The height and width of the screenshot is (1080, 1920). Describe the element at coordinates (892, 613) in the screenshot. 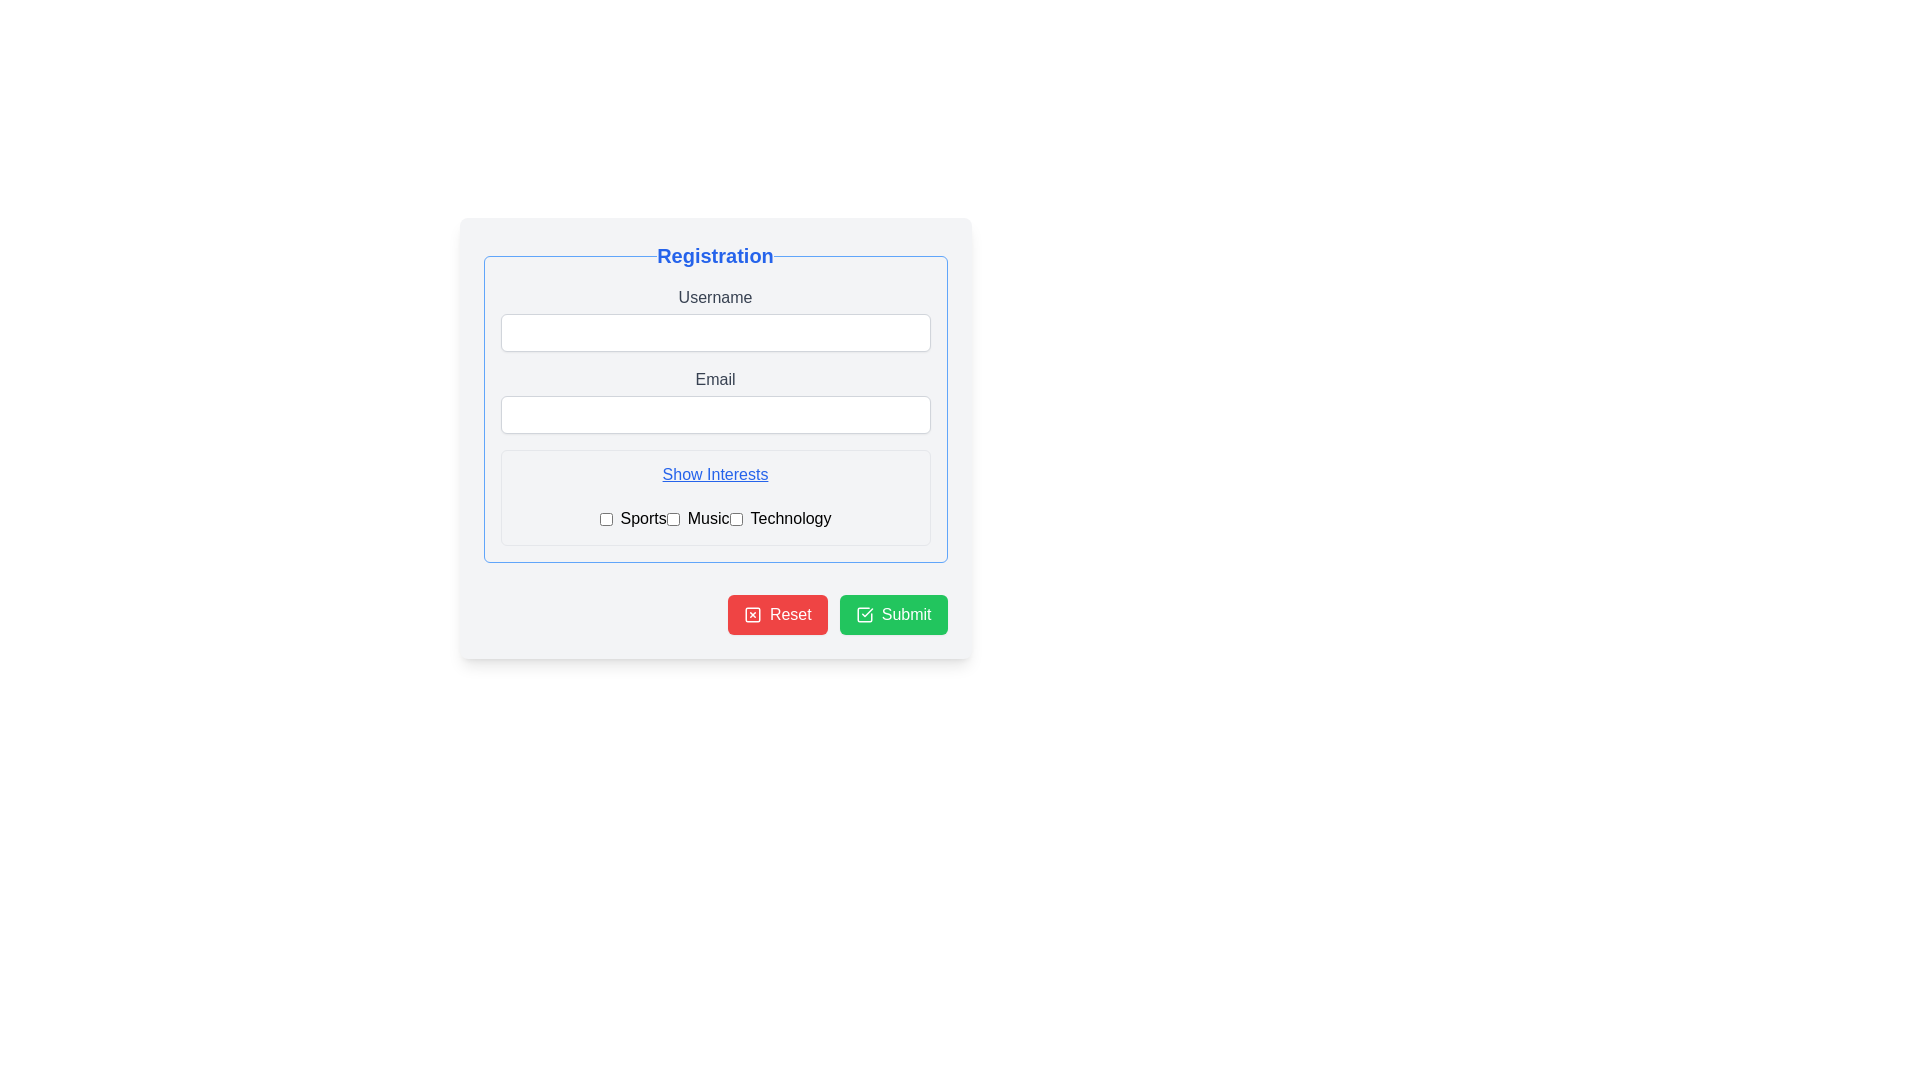

I see `the submit button located at the bottom-right corner of the form interface to initiate the submission process` at that location.